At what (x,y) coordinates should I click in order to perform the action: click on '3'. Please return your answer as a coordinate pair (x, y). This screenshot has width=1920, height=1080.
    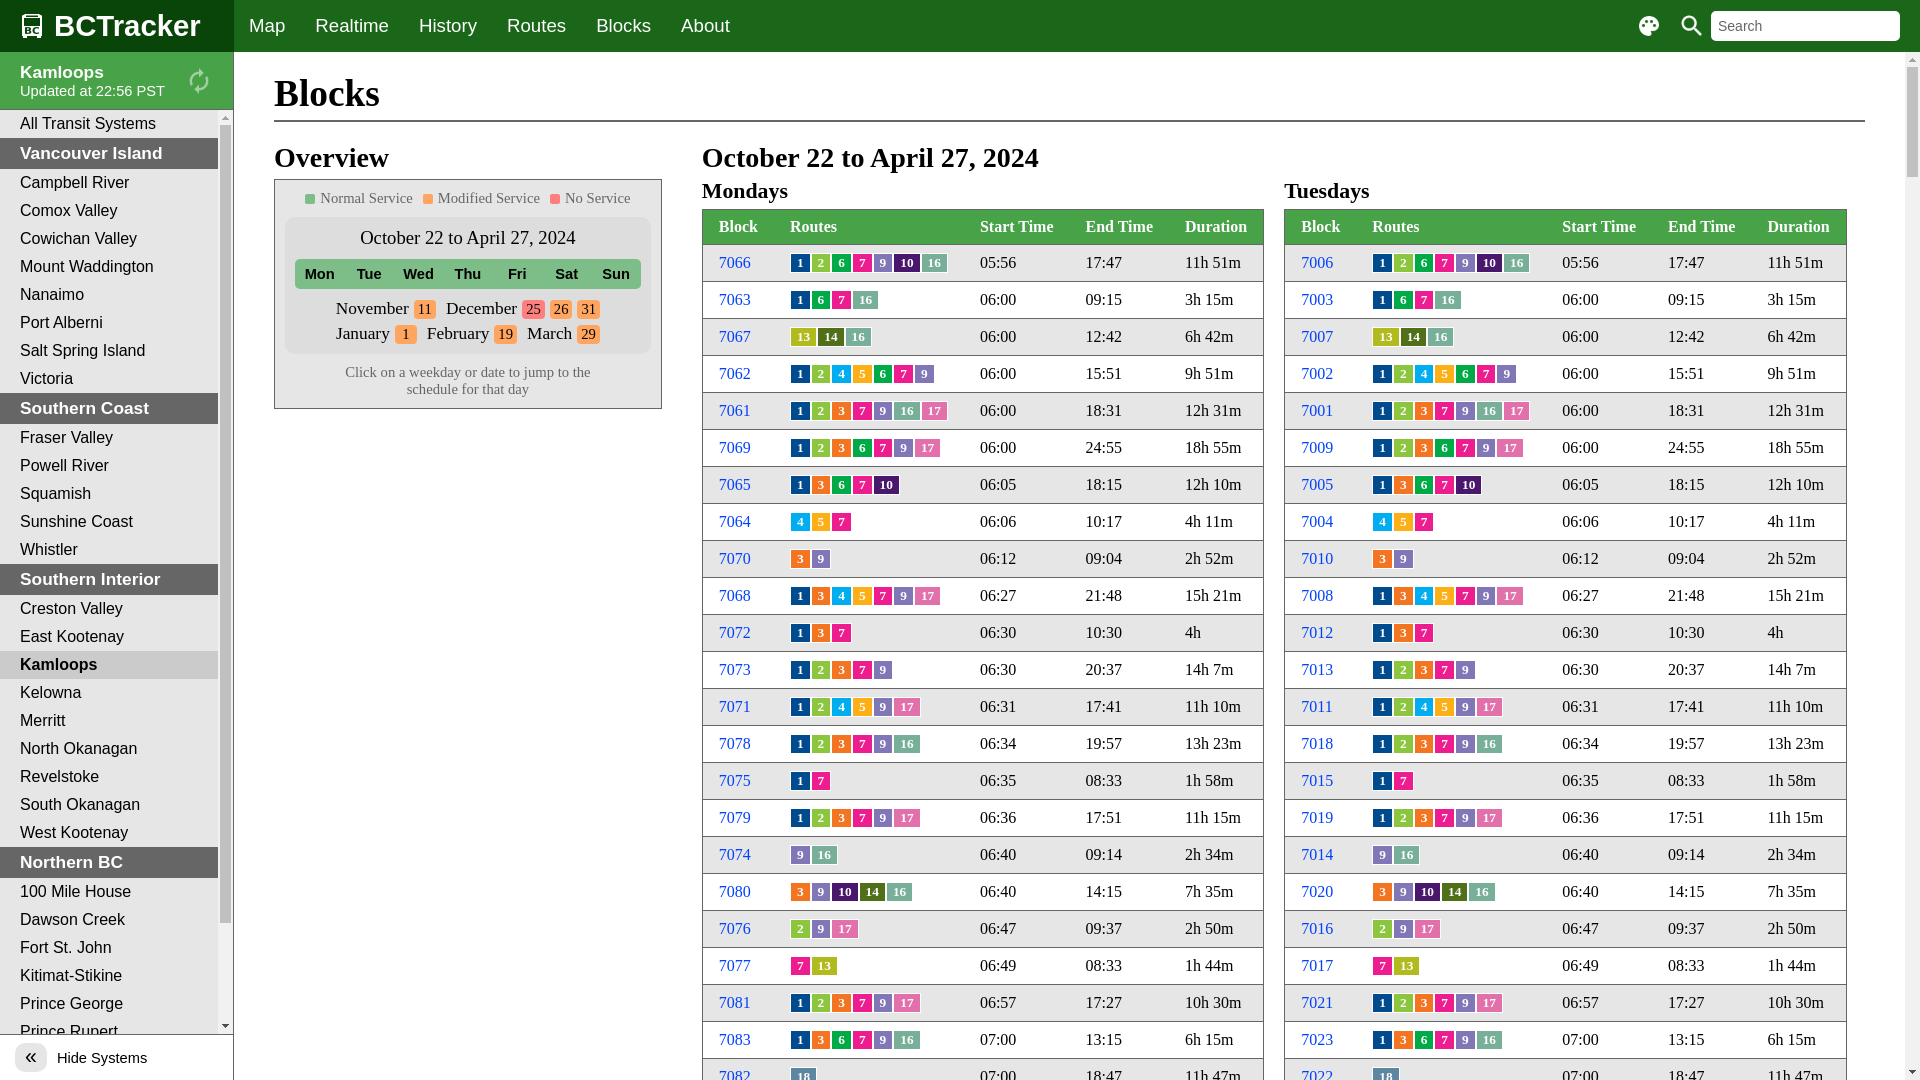
    Looking at the image, I should click on (821, 632).